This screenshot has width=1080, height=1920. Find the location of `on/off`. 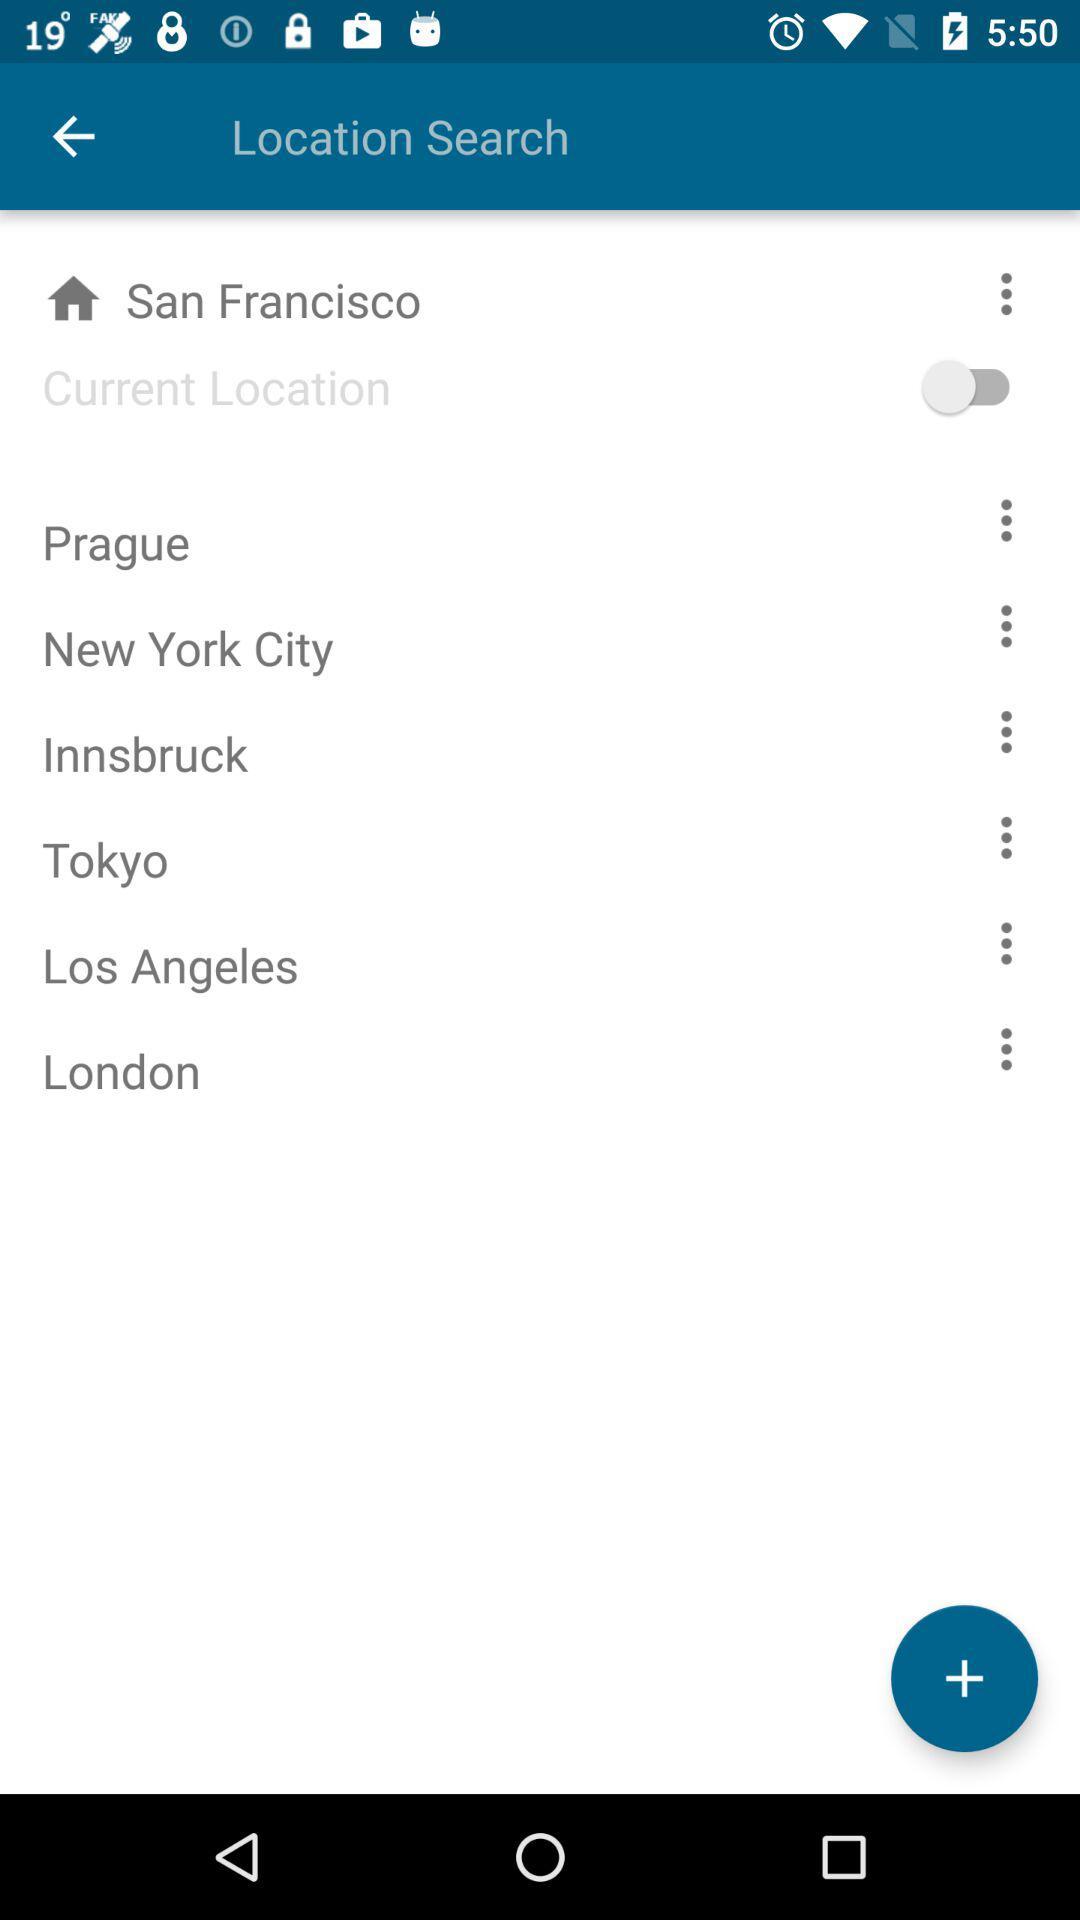

on/off is located at coordinates (996, 386).